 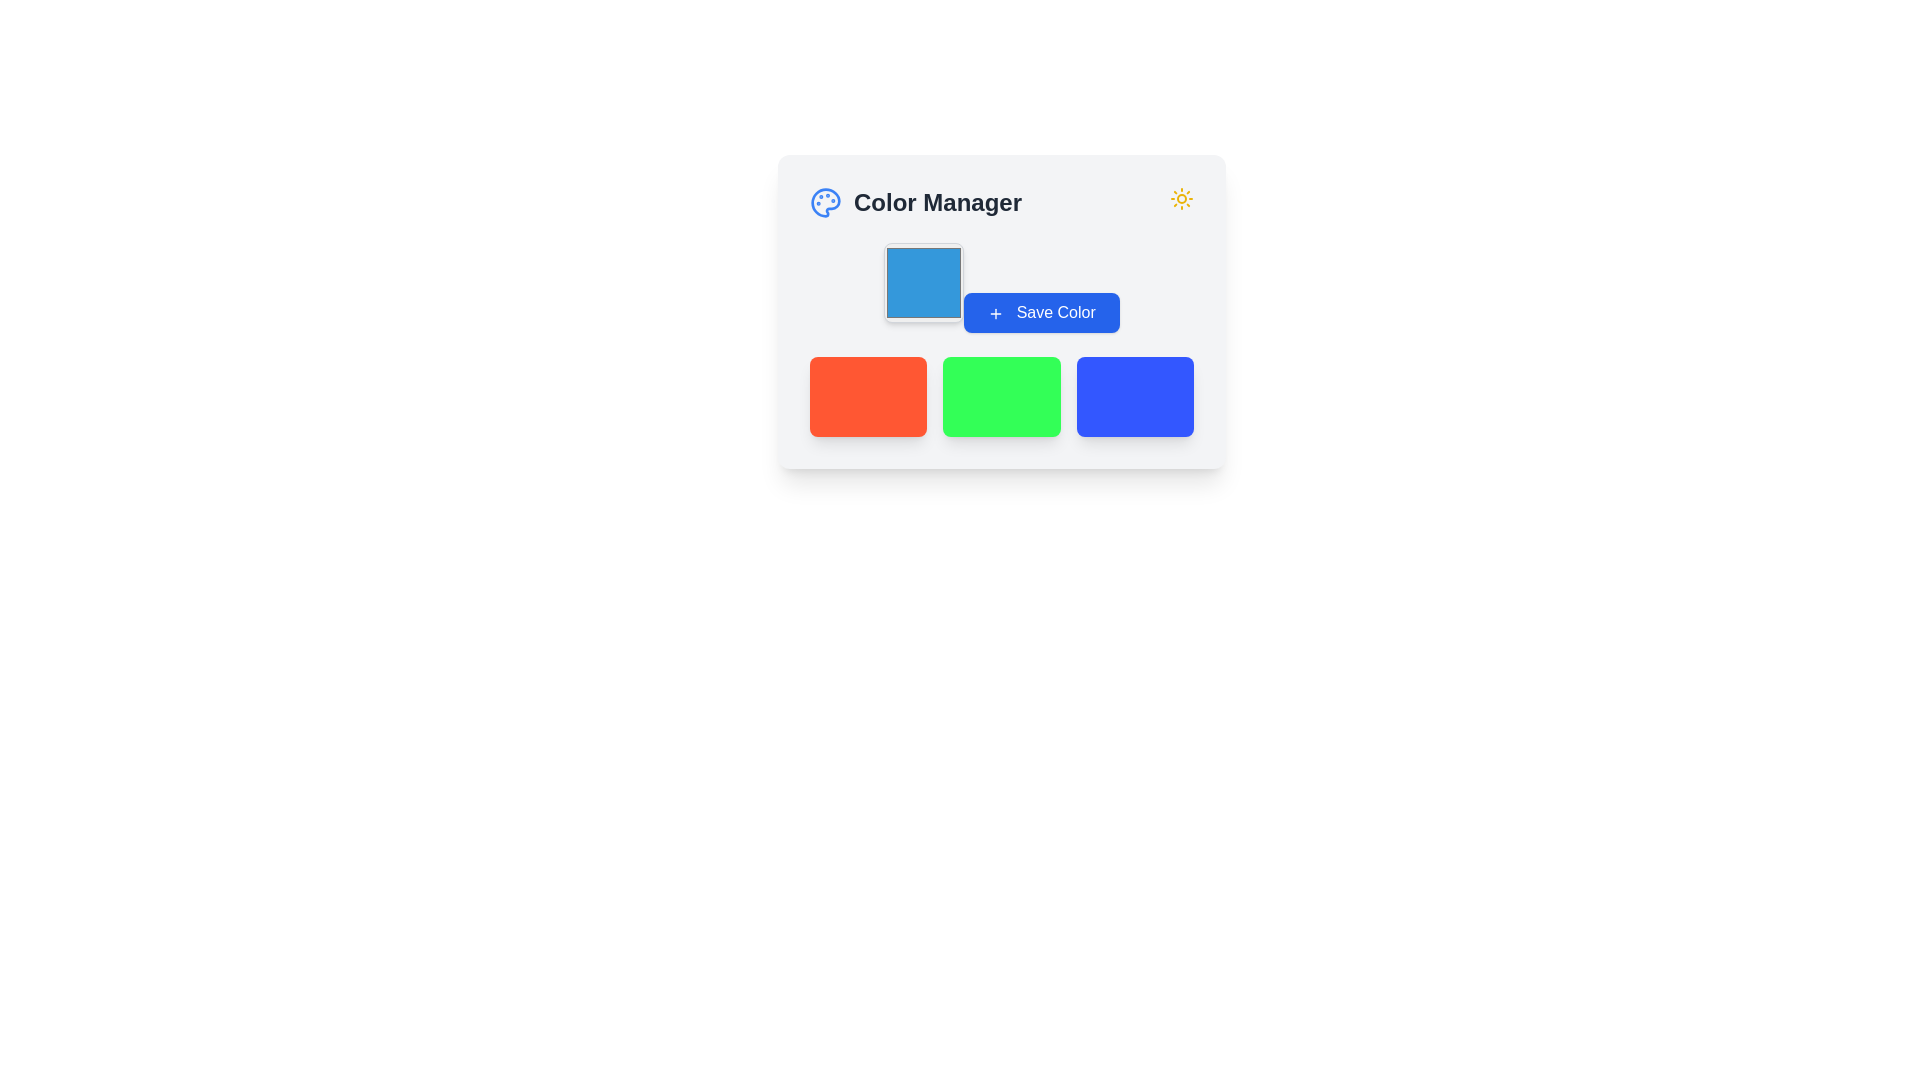 What do you see at coordinates (1002, 397) in the screenshot?
I see `the color palette section in the 'Color Manager' interface` at bounding box center [1002, 397].